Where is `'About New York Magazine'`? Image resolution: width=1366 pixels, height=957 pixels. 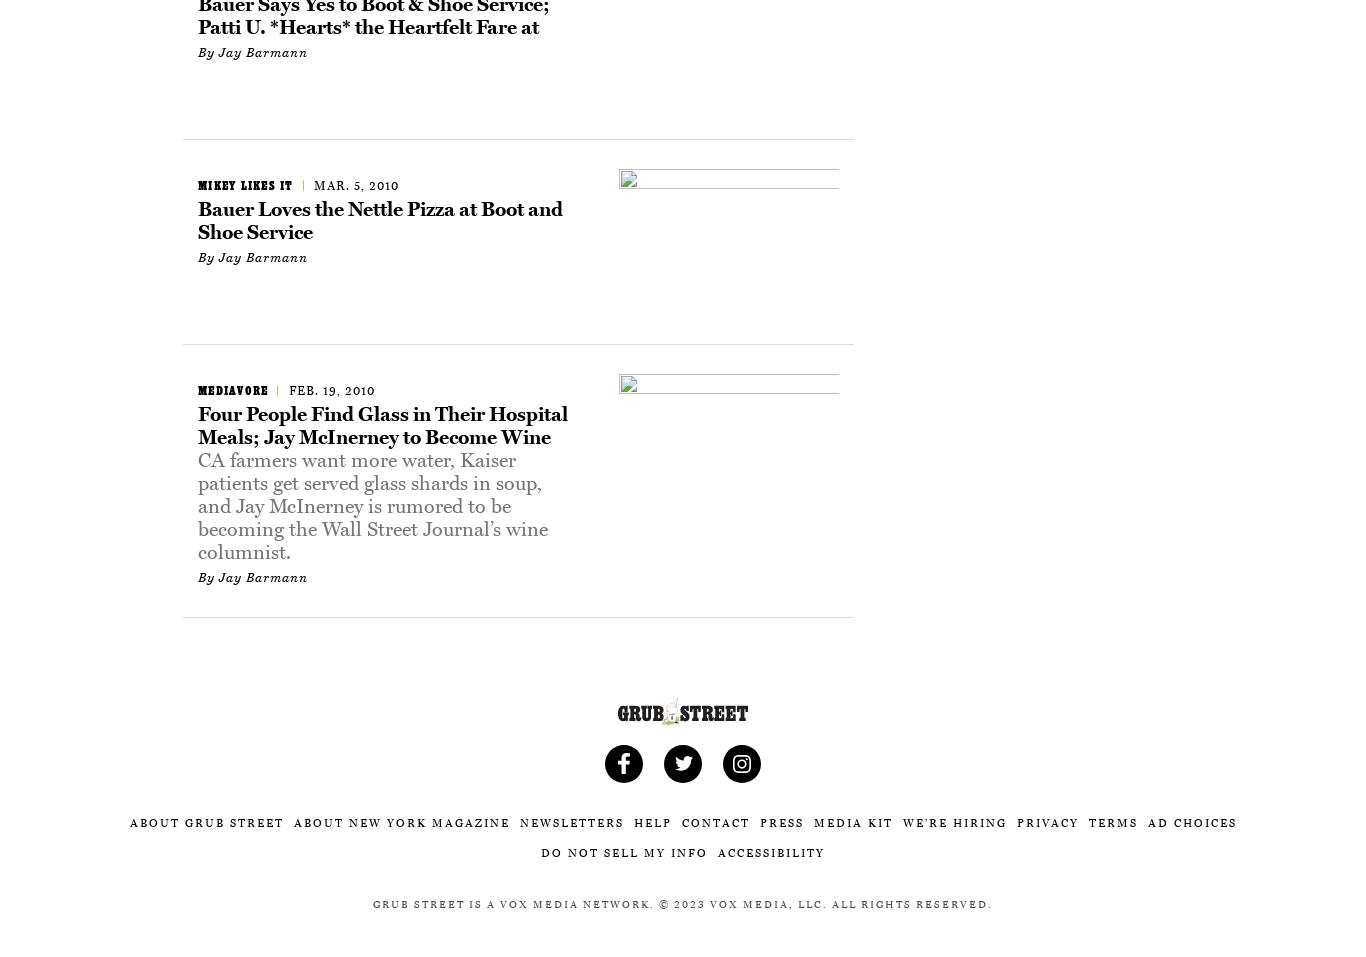 'About New York Magazine' is located at coordinates (293, 822).